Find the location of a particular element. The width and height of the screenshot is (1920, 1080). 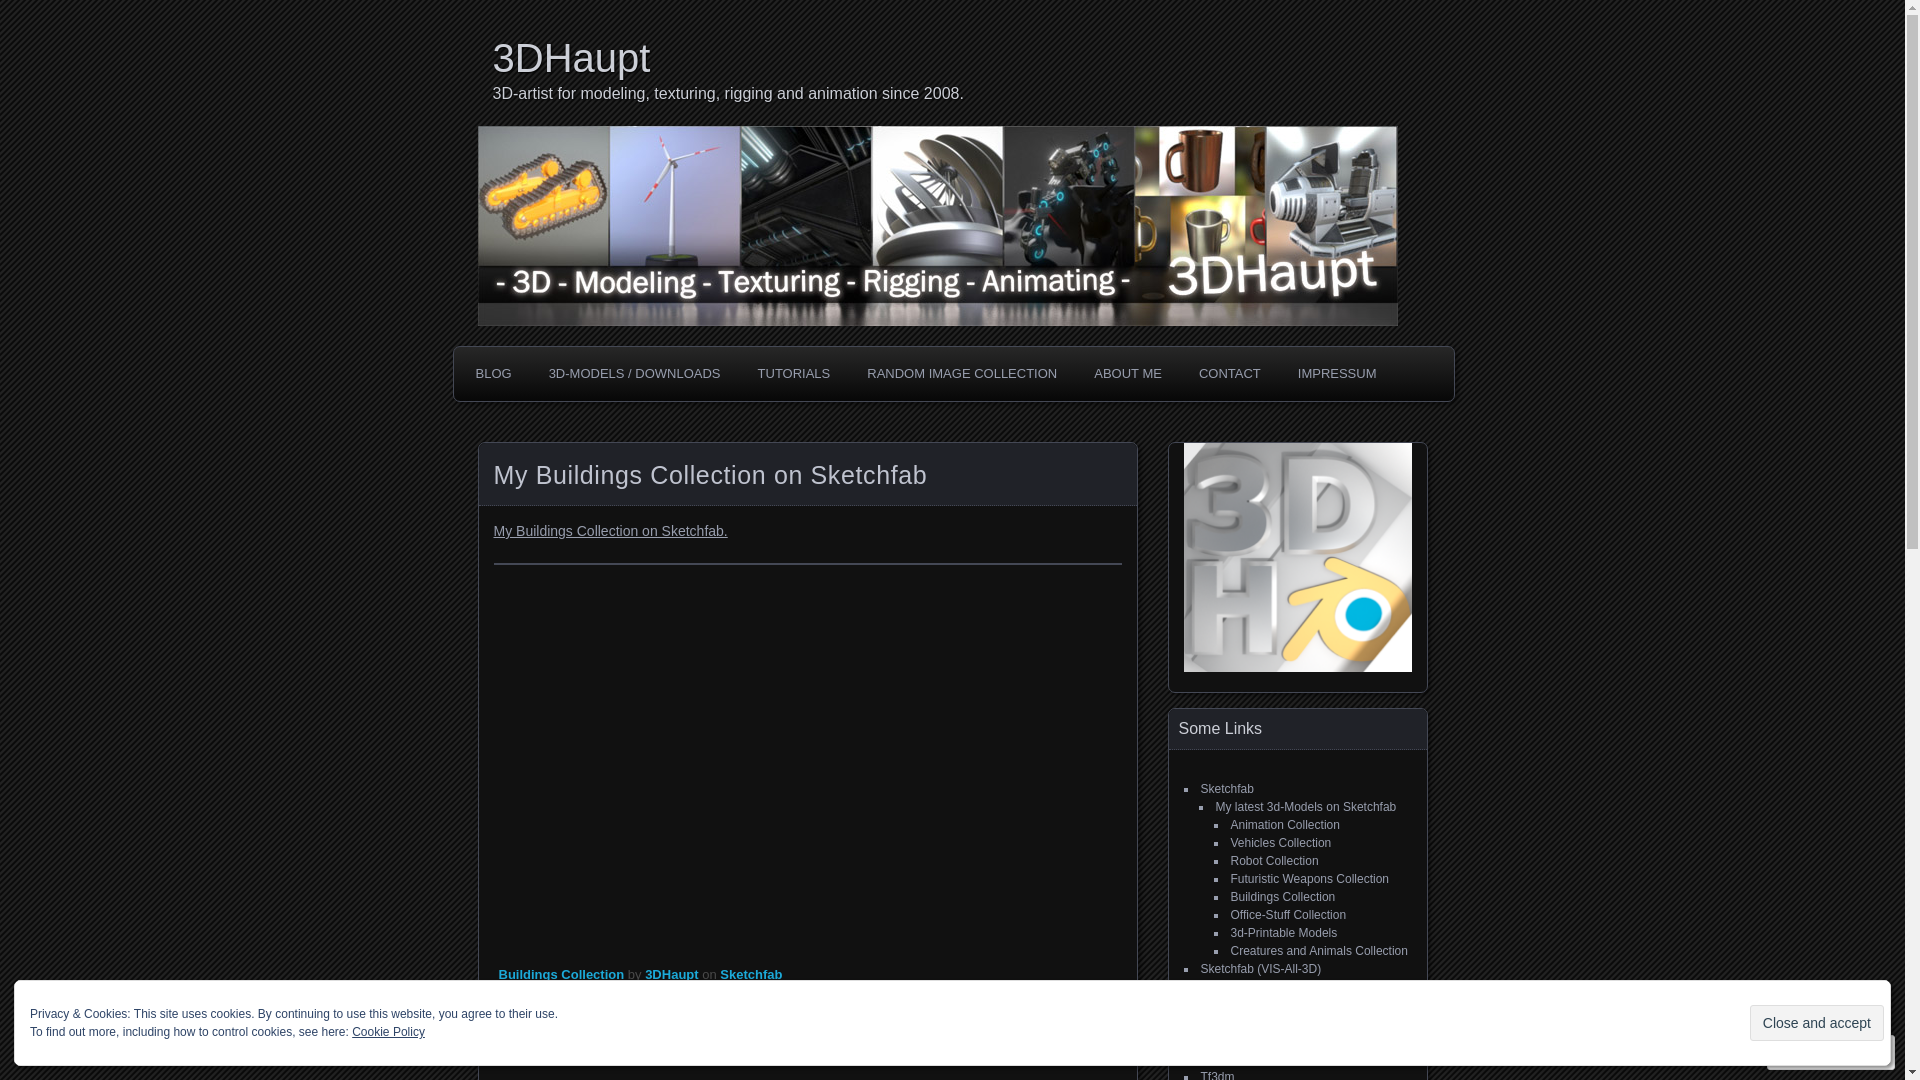

'3DHaupt' is located at coordinates (671, 973).